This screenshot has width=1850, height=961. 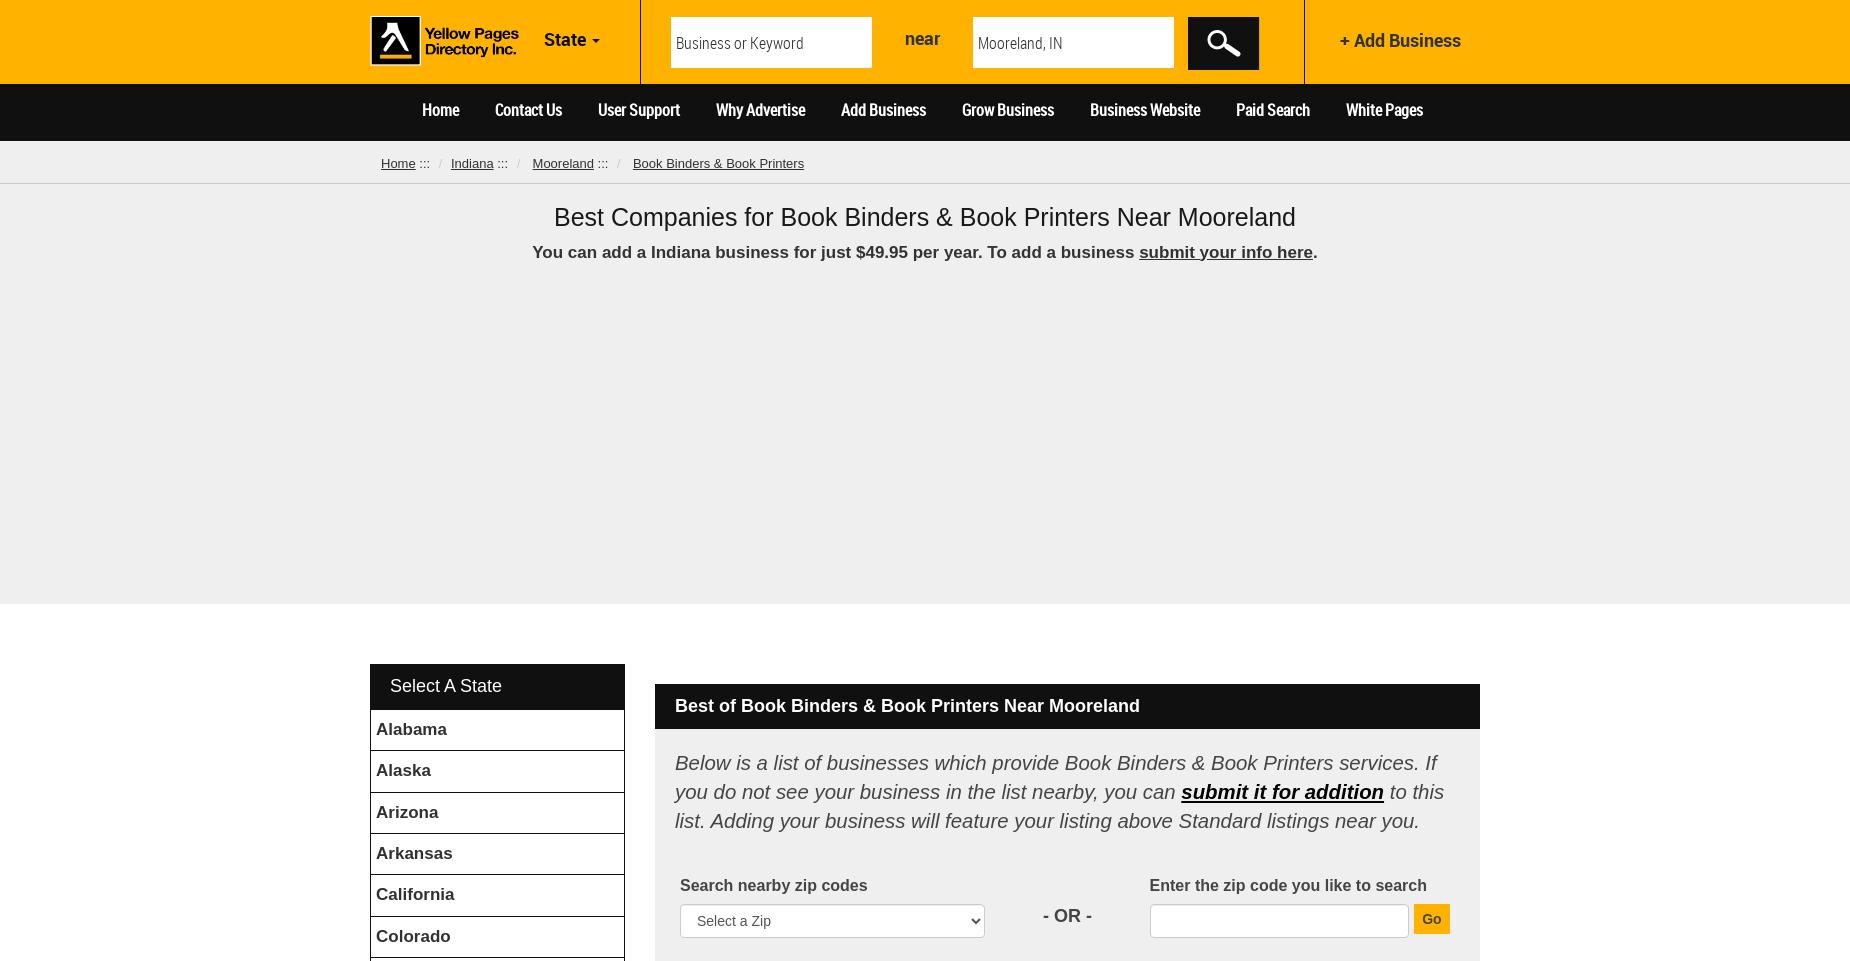 I want to click on 'Below is a list of businesses which provide Book Binders & Book Printers services. If you do not see your business in the list nearby, you can', so click(x=1054, y=776).